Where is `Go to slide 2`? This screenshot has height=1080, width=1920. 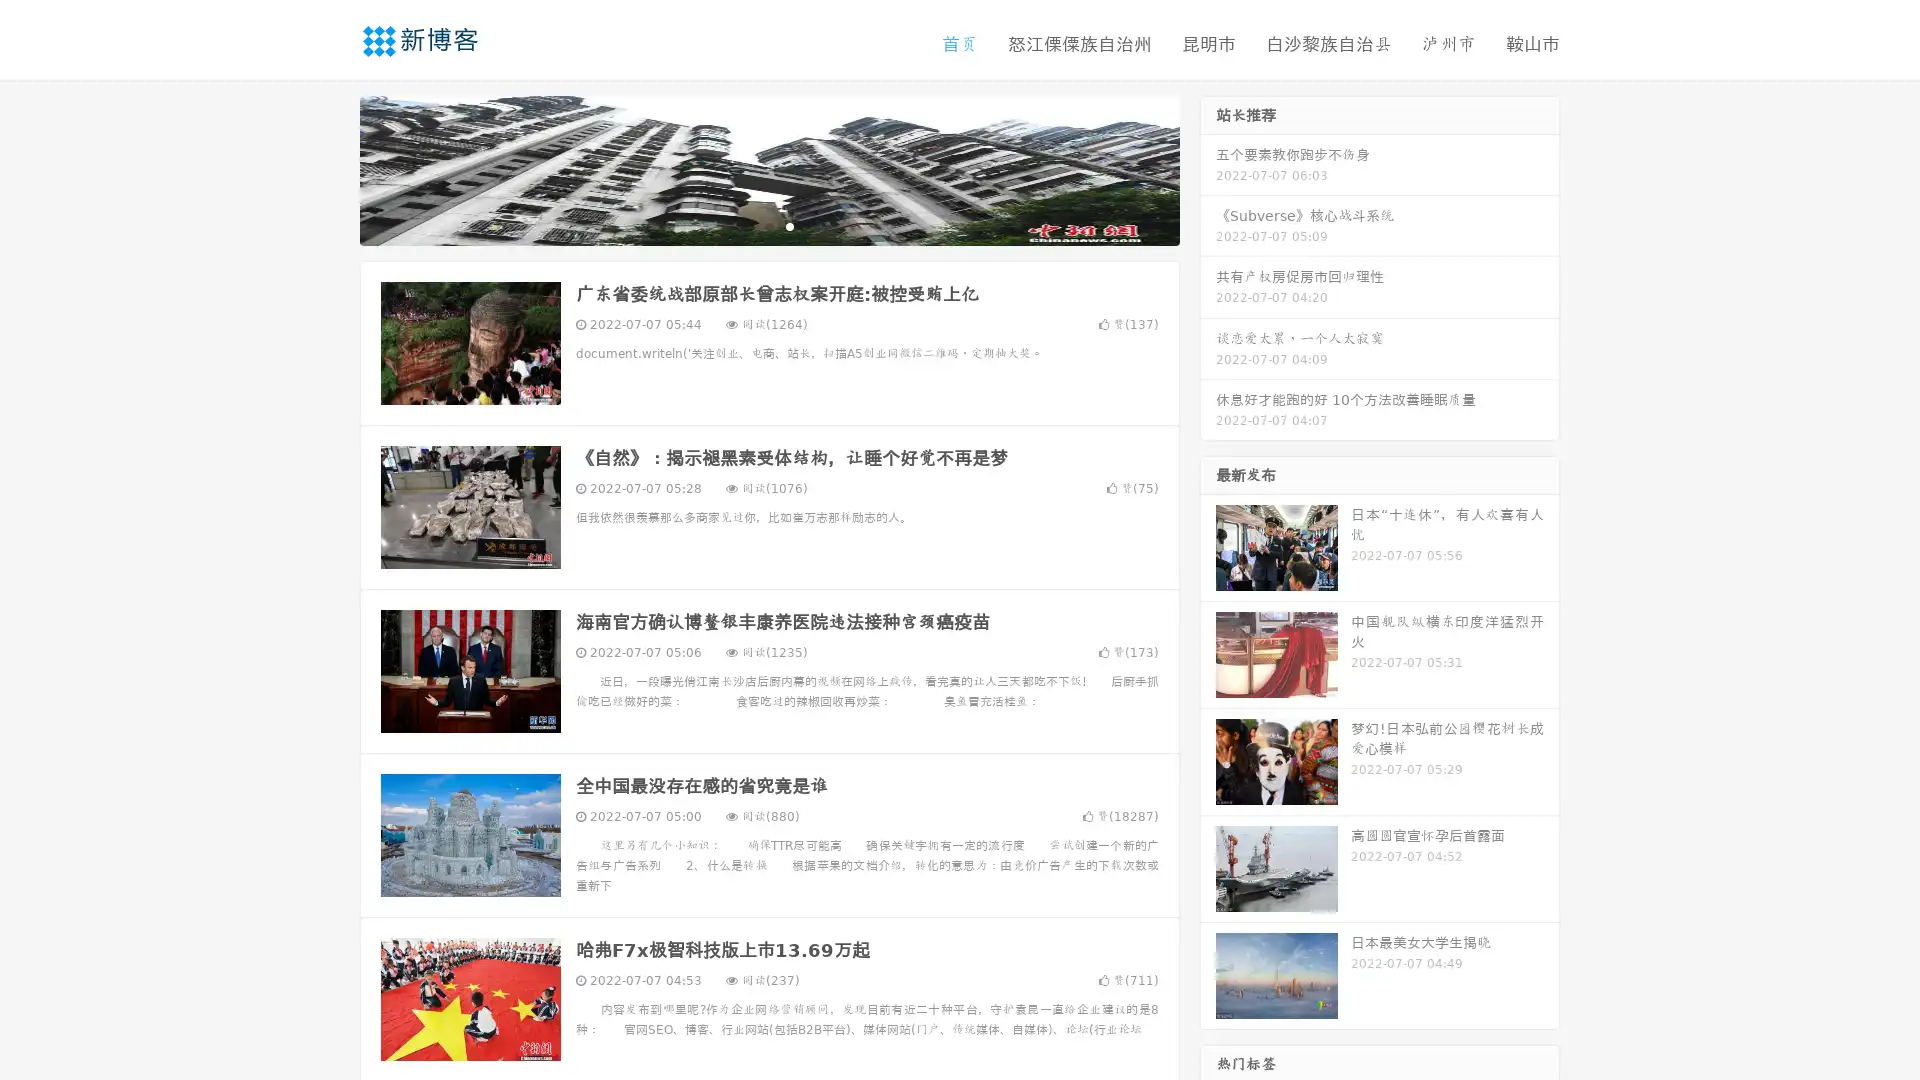
Go to slide 2 is located at coordinates (768, 225).